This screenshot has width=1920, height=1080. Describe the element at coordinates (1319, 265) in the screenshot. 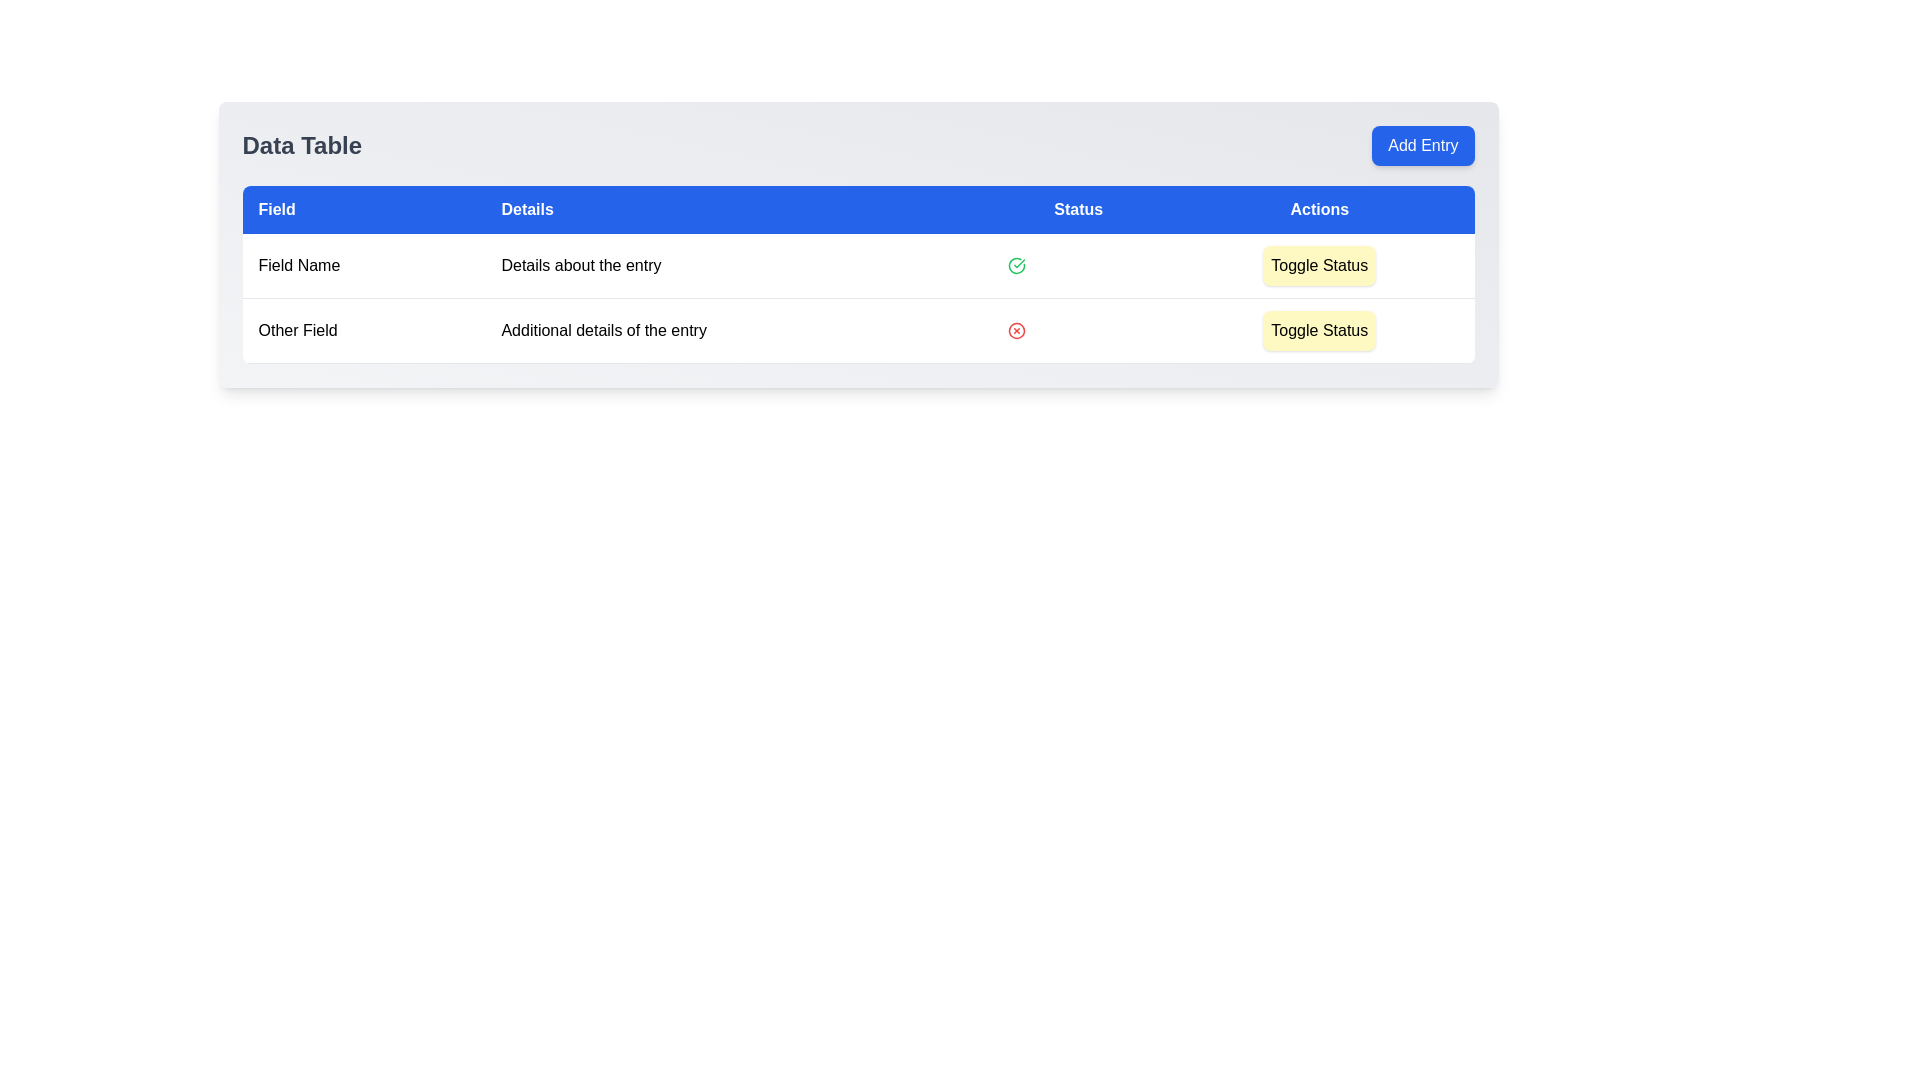

I see `the 'Toggle Status' button with a yellow background and black text, located in the 'Actions' column of the table` at that location.